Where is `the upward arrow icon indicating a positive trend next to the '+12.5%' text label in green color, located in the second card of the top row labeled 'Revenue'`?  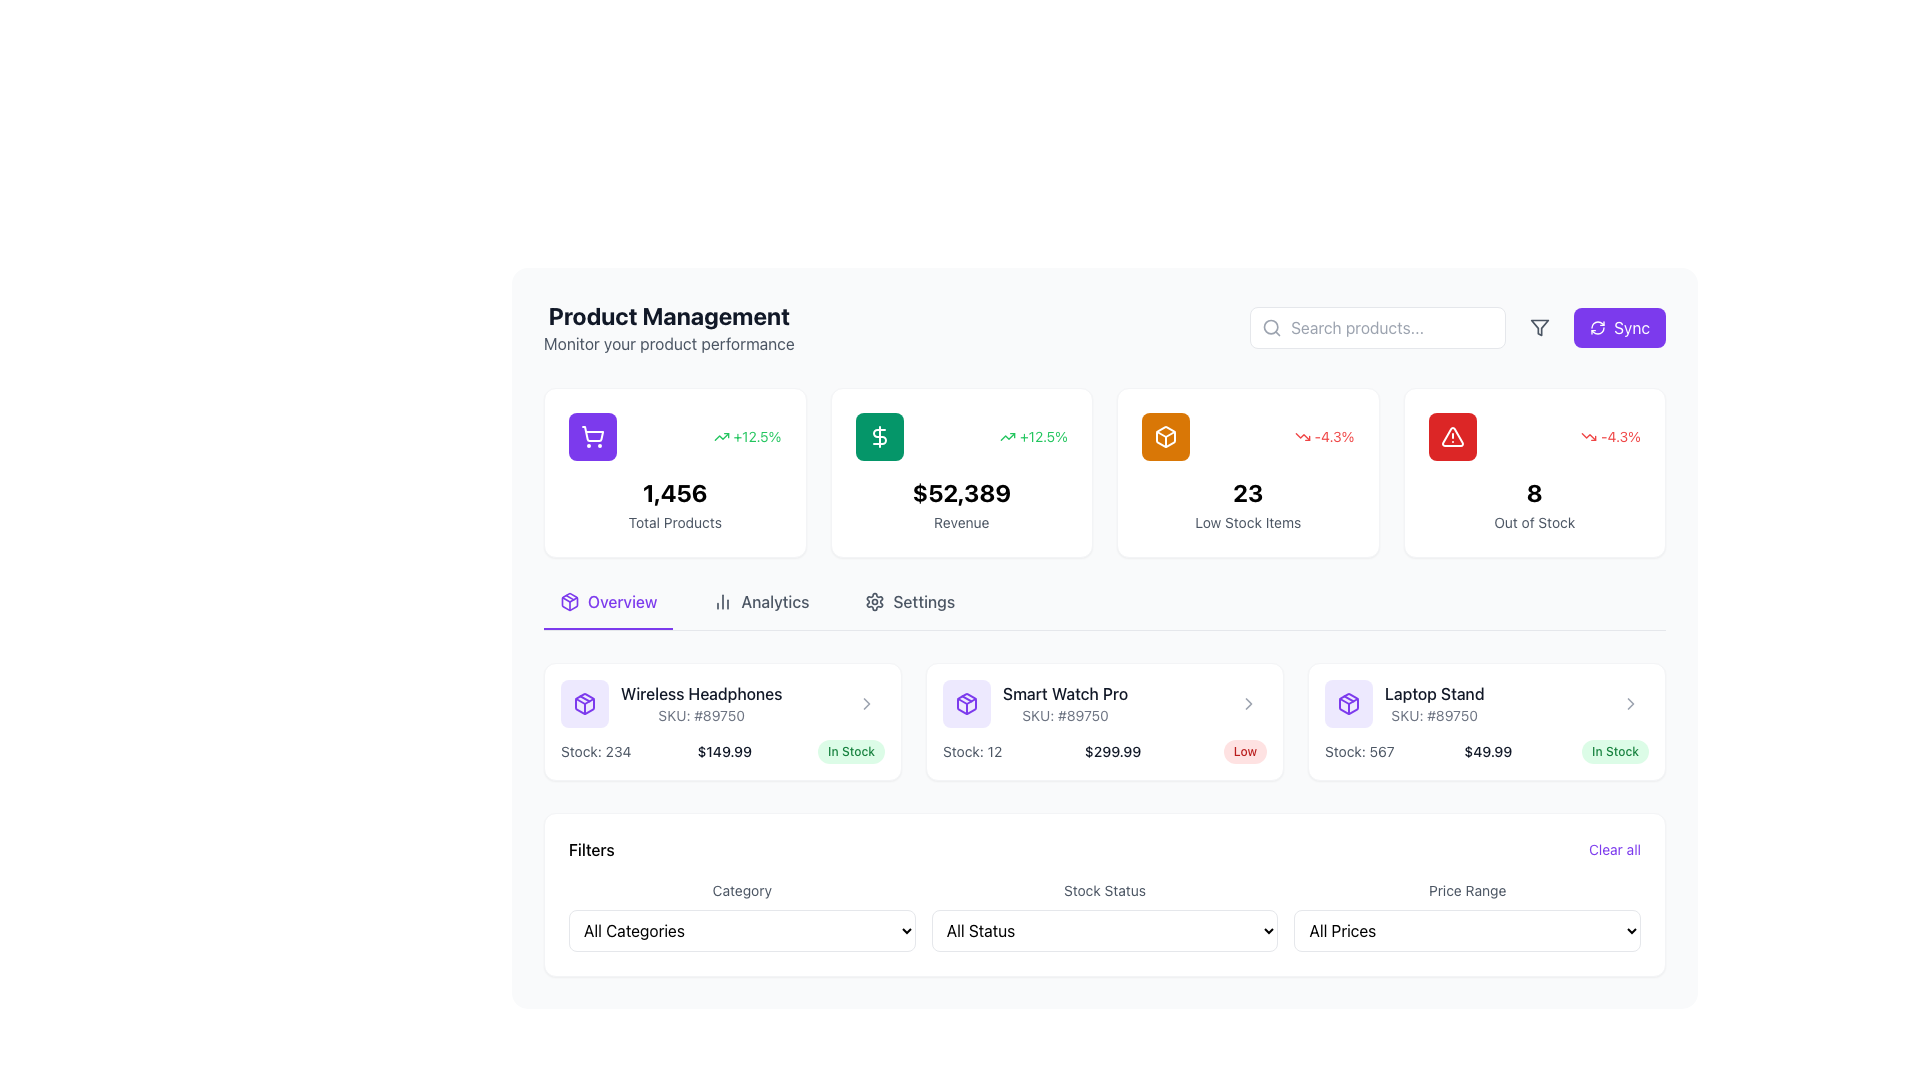 the upward arrow icon indicating a positive trend next to the '+12.5%' text label in green color, located in the second card of the top row labeled 'Revenue' is located at coordinates (1033, 435).